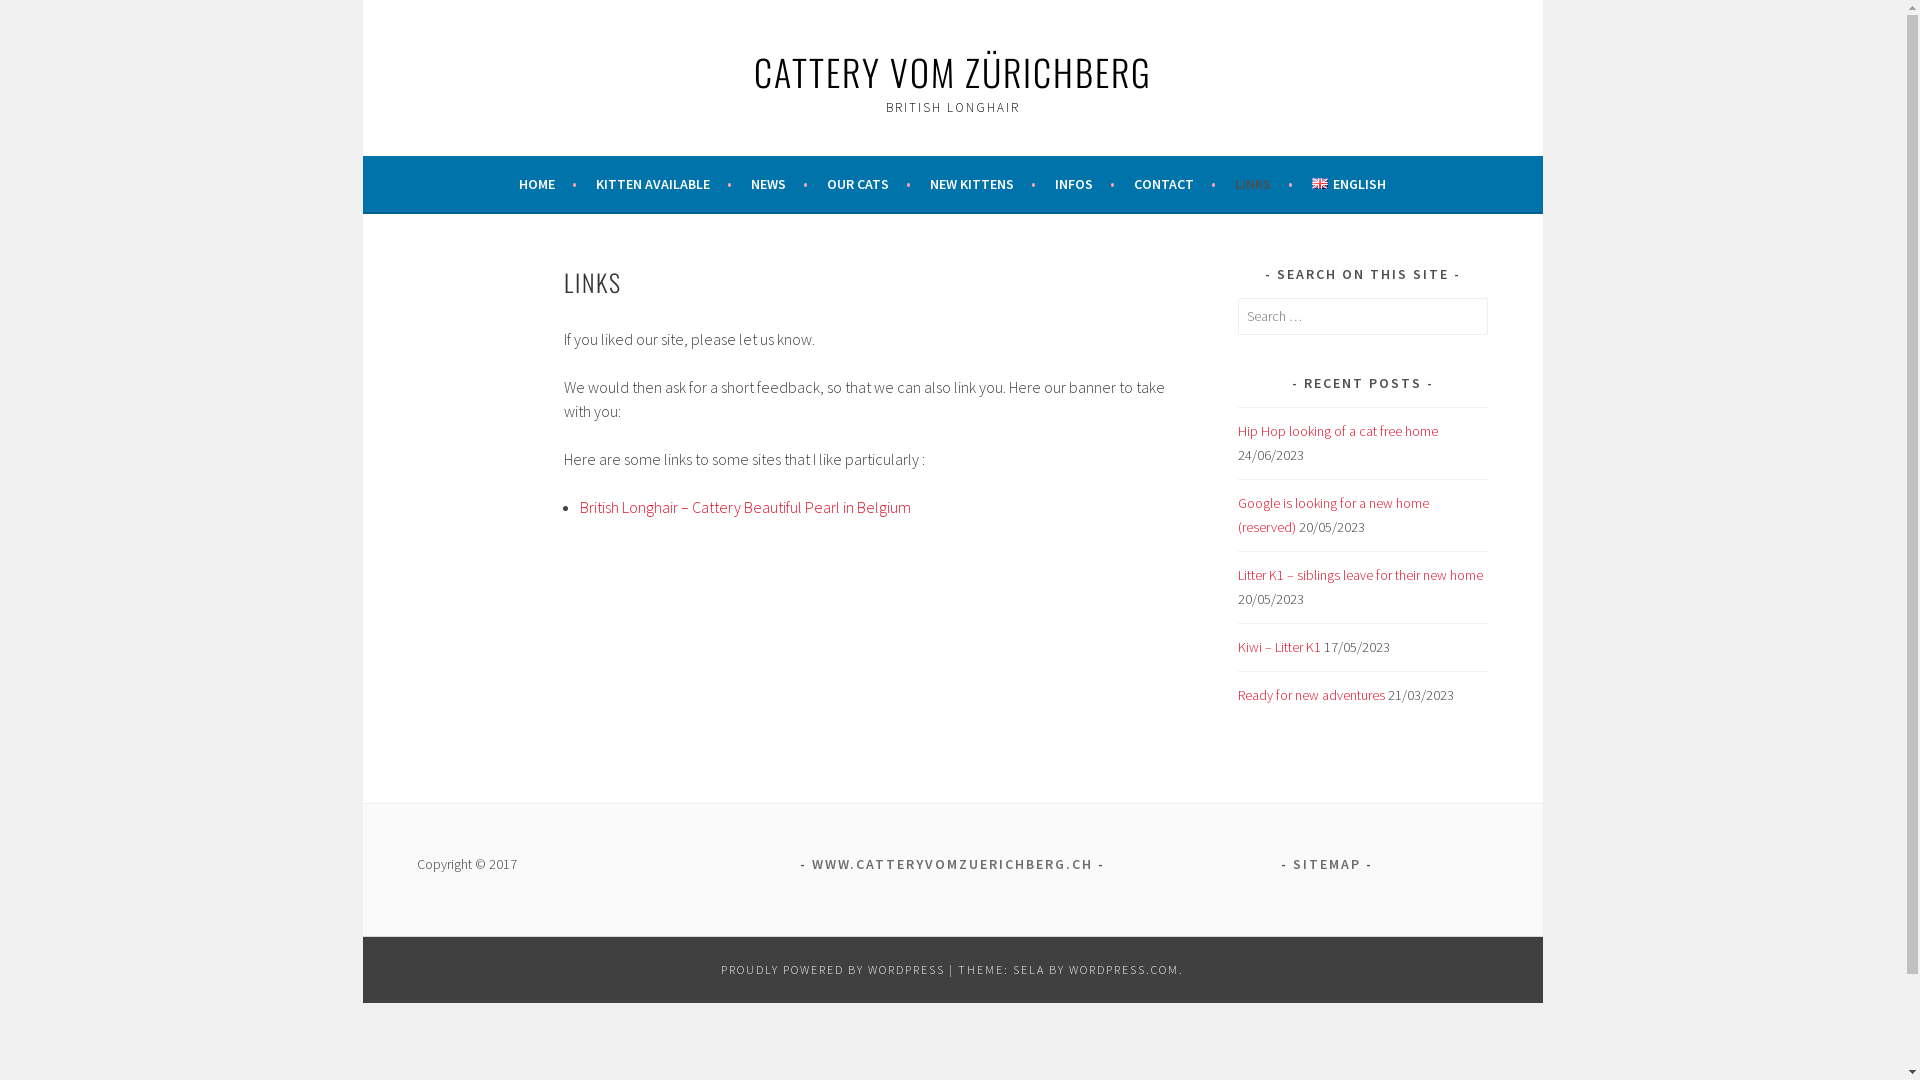 This screenshot has width=1920, height=1080. Describe the element at coordinates (833, 968) in the screenshot. I see `'PROUDLY POWERED BY WORDPRESS'` at that location.